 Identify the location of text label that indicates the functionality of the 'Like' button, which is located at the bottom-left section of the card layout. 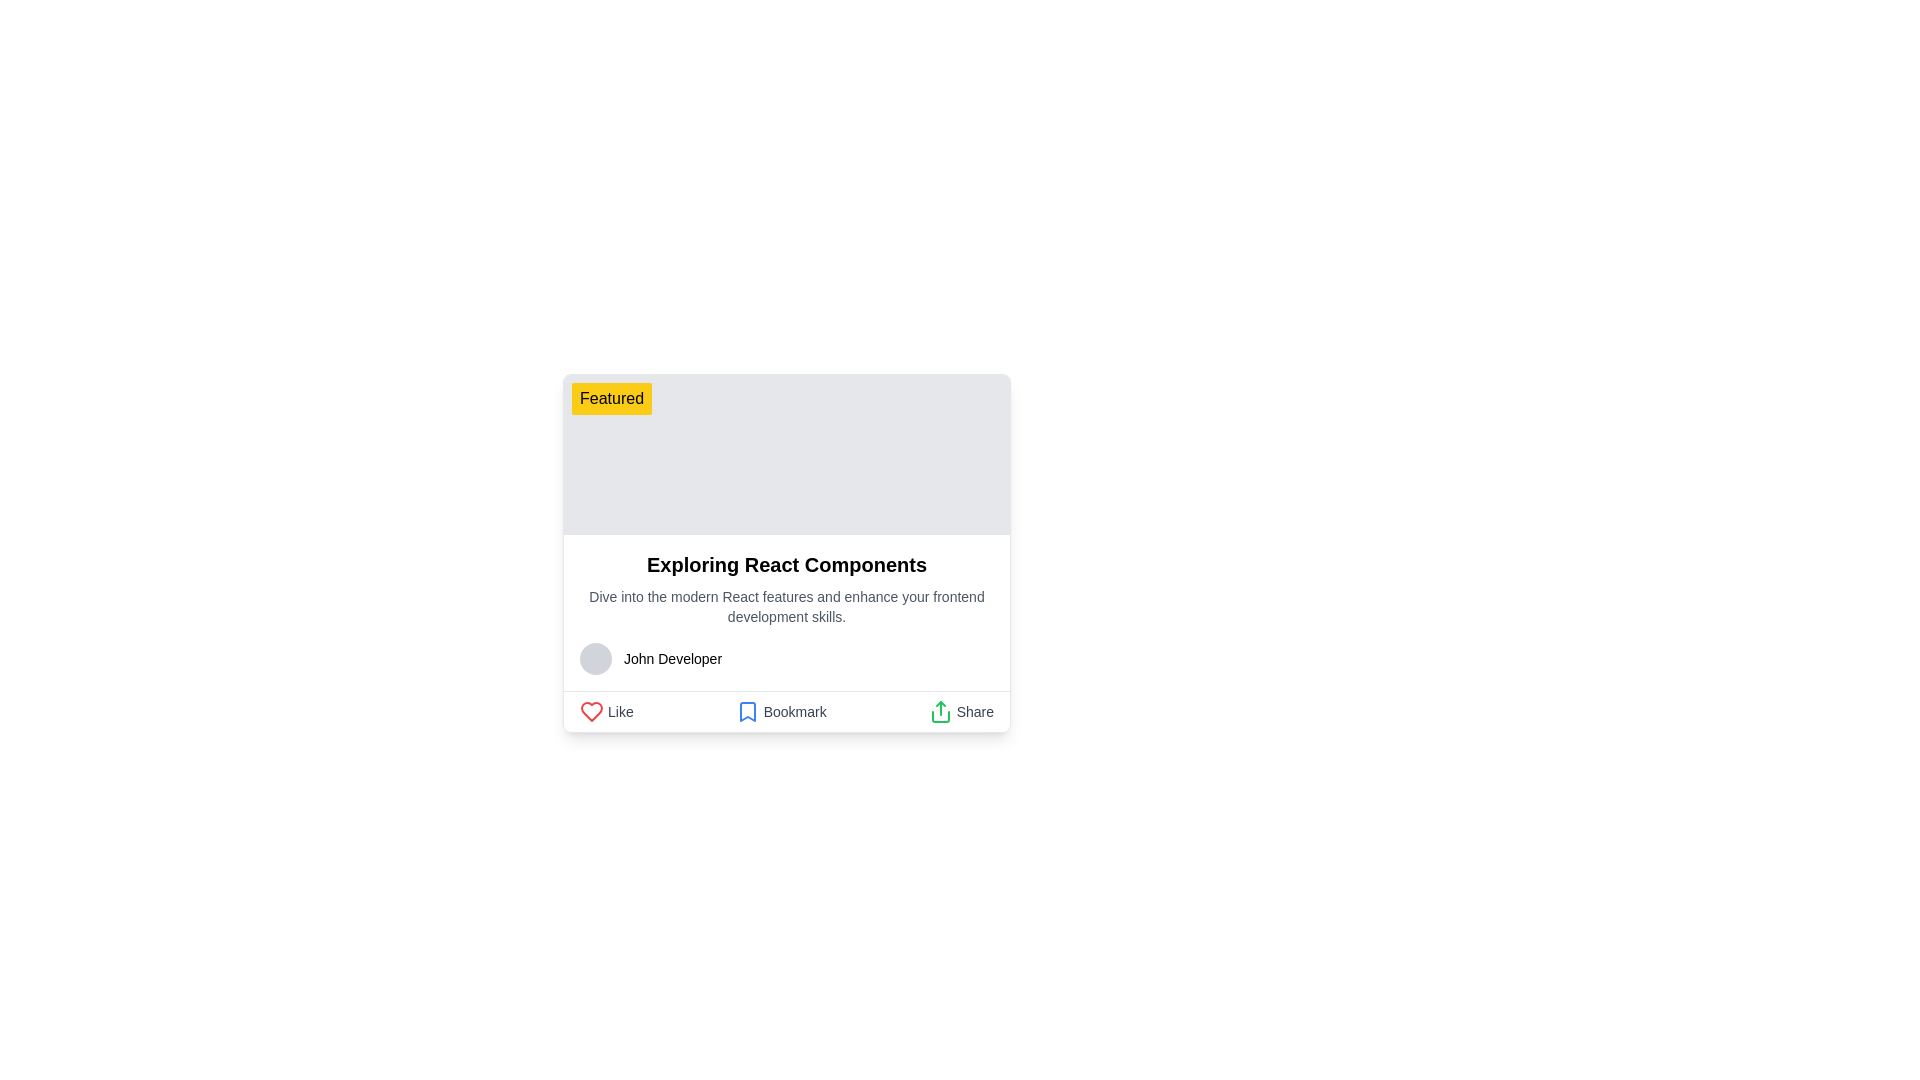
(619, 711).